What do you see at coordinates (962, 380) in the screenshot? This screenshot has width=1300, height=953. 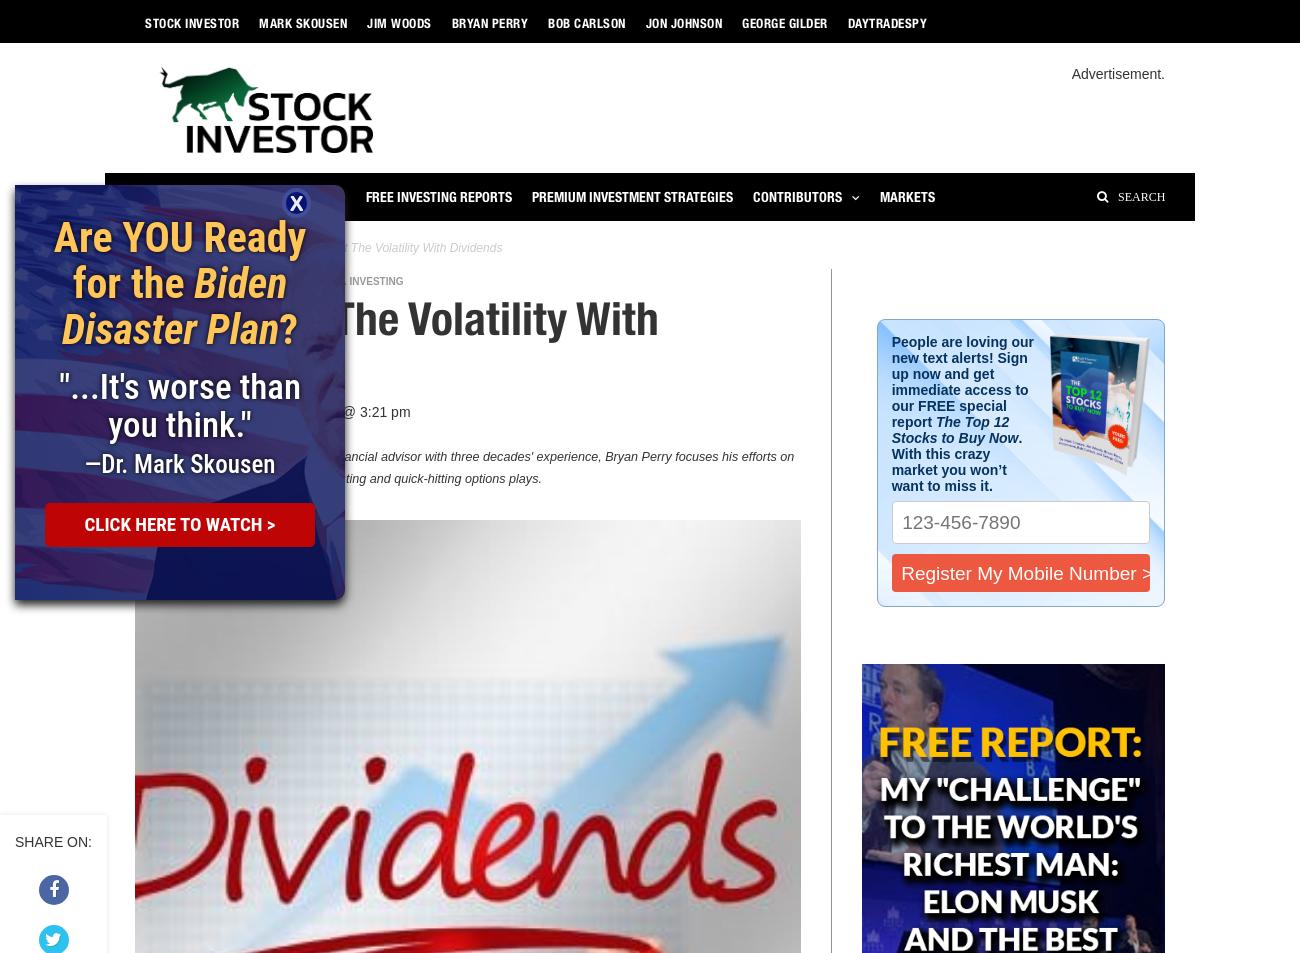 I see `'People are loving our new text alerts! Sign up now and get immediate access to our FREE special report'` at bounding box center [962, 380].